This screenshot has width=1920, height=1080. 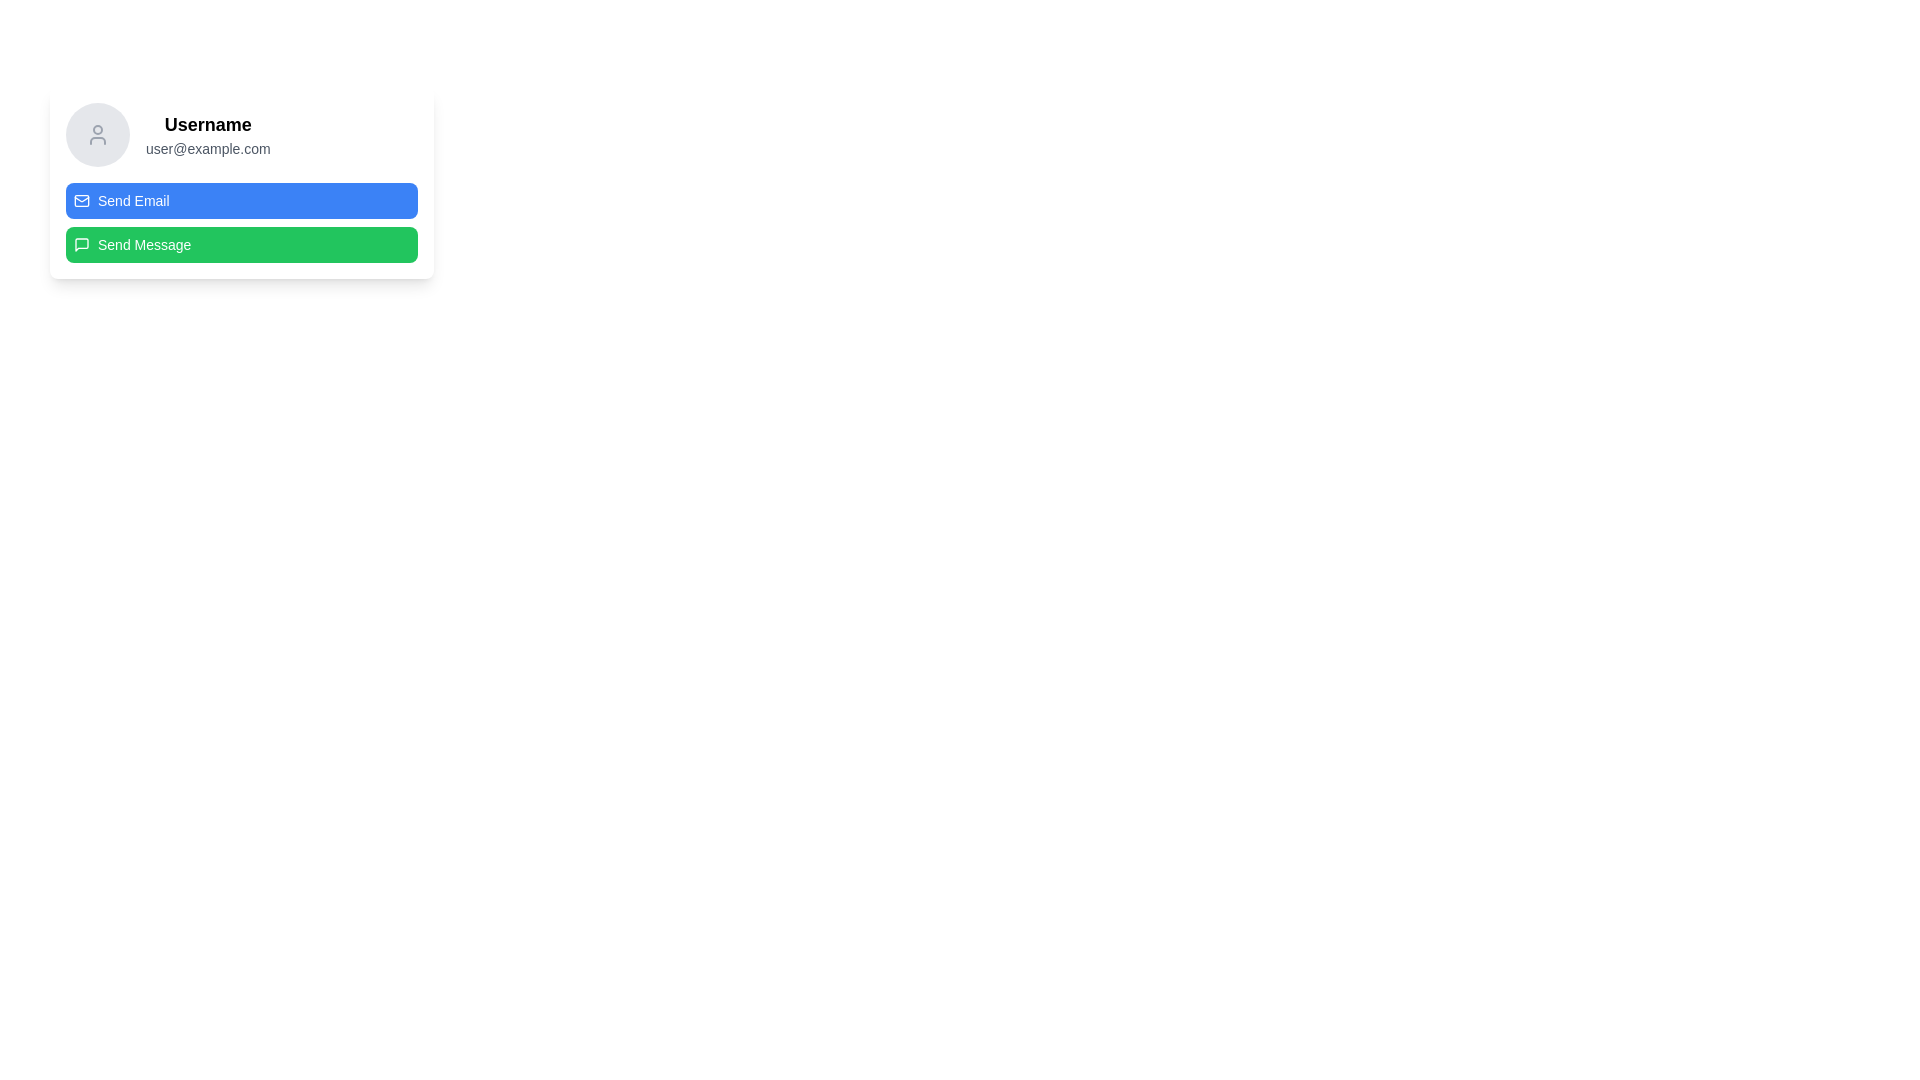 I want to click on the Label with Avatar, which consists of a circular gray placeholder with a user icon on the left and stacked text displaying a bold username ('Username') and a smaller email address ('user@example.com') on the right, so click(x=240, y=135).